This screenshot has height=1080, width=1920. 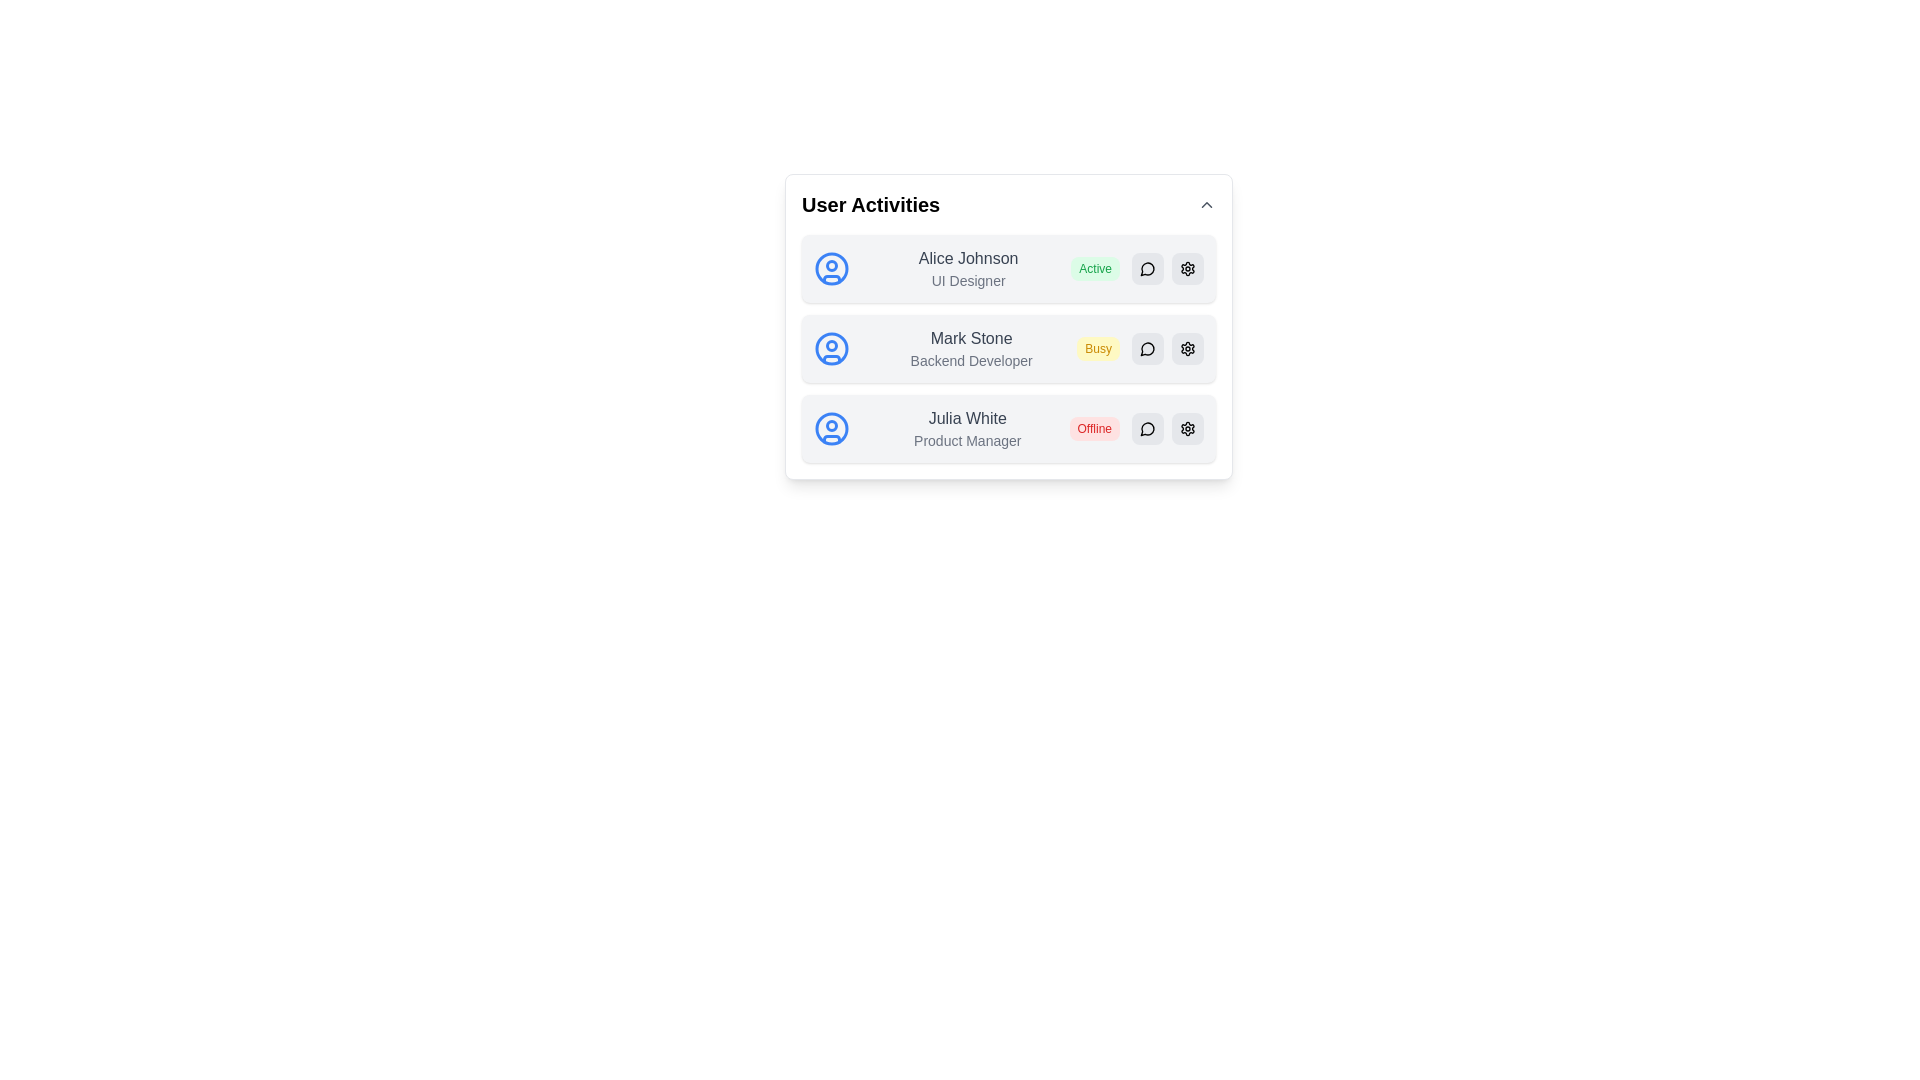 I want to click on the gear icon button located in the second row of the 'User Activities' card, so click(x=1188, y=347).